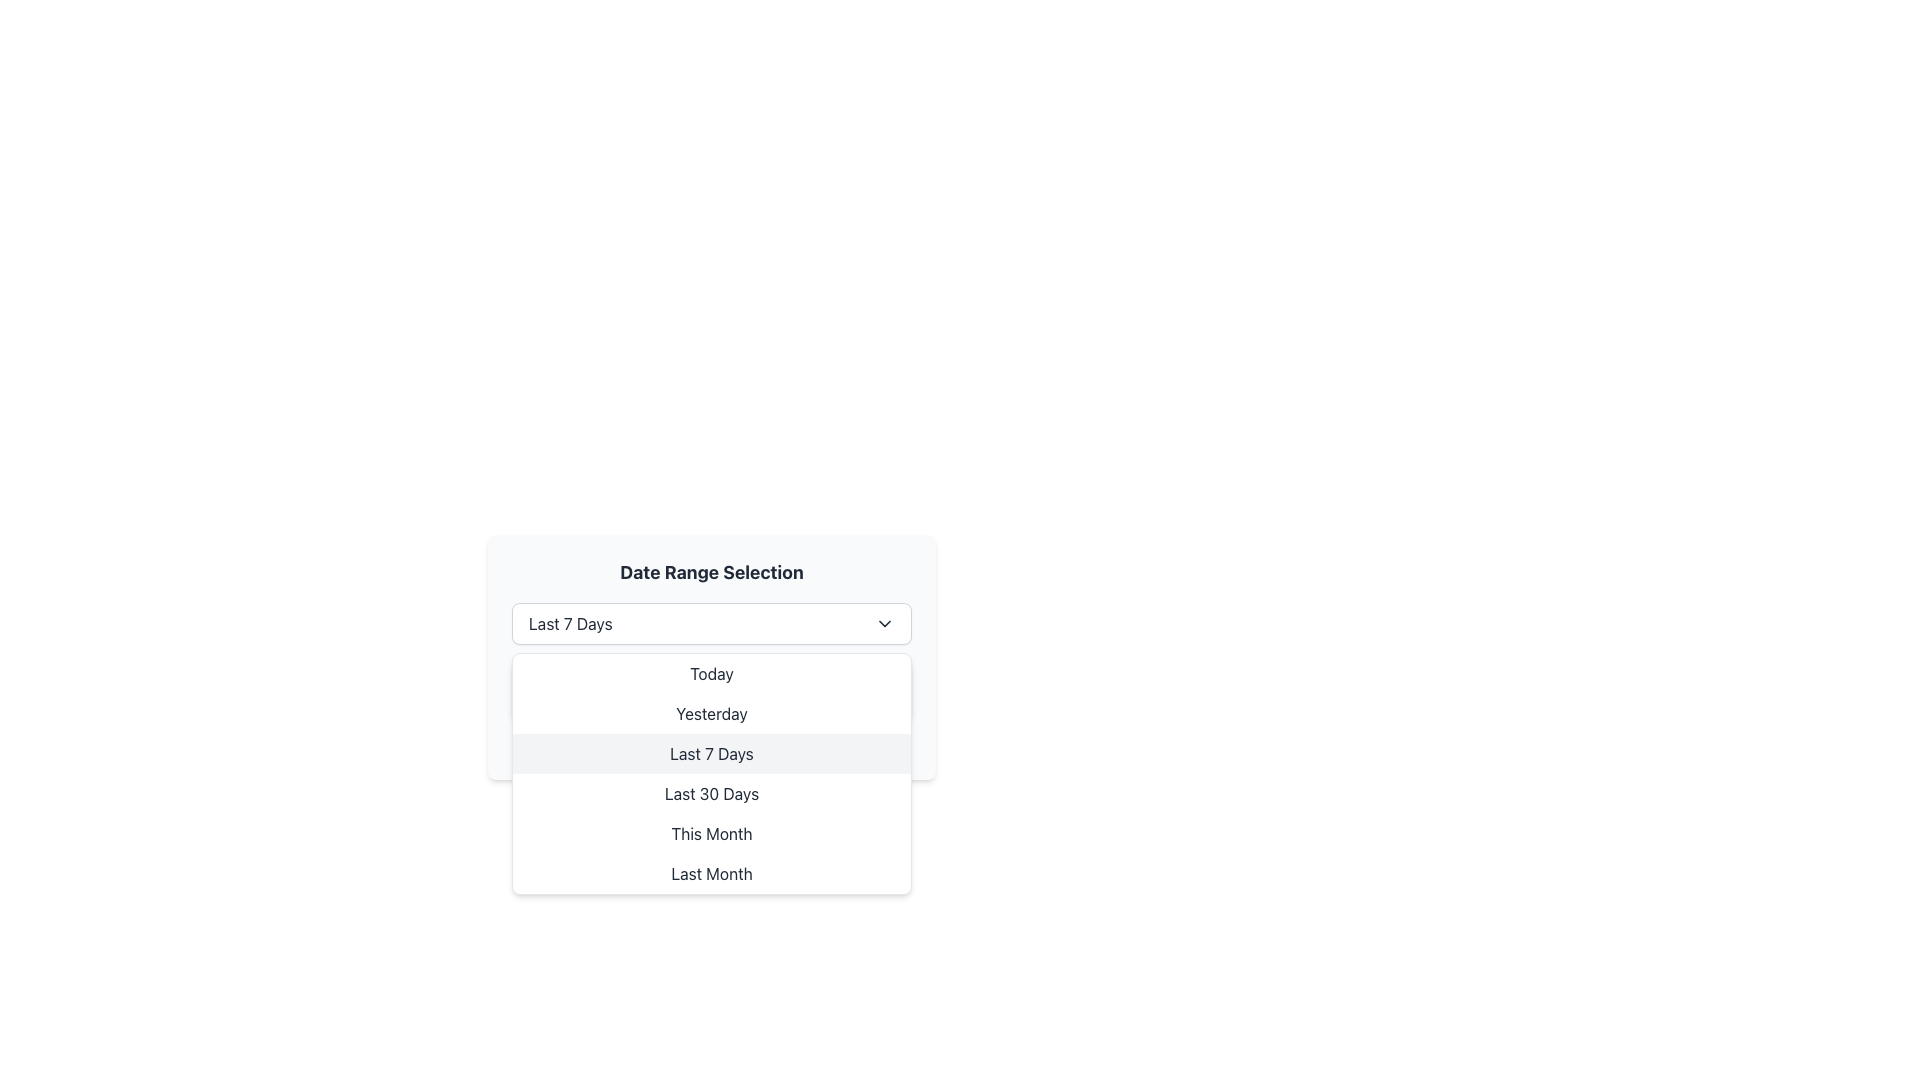 This screenshot has height=1080, width=1920. Describe the element at coordinates (711, 623) in the screenshot. I see `the dropdown menu located at the center of the 'Date Range Selection' module` at that location.